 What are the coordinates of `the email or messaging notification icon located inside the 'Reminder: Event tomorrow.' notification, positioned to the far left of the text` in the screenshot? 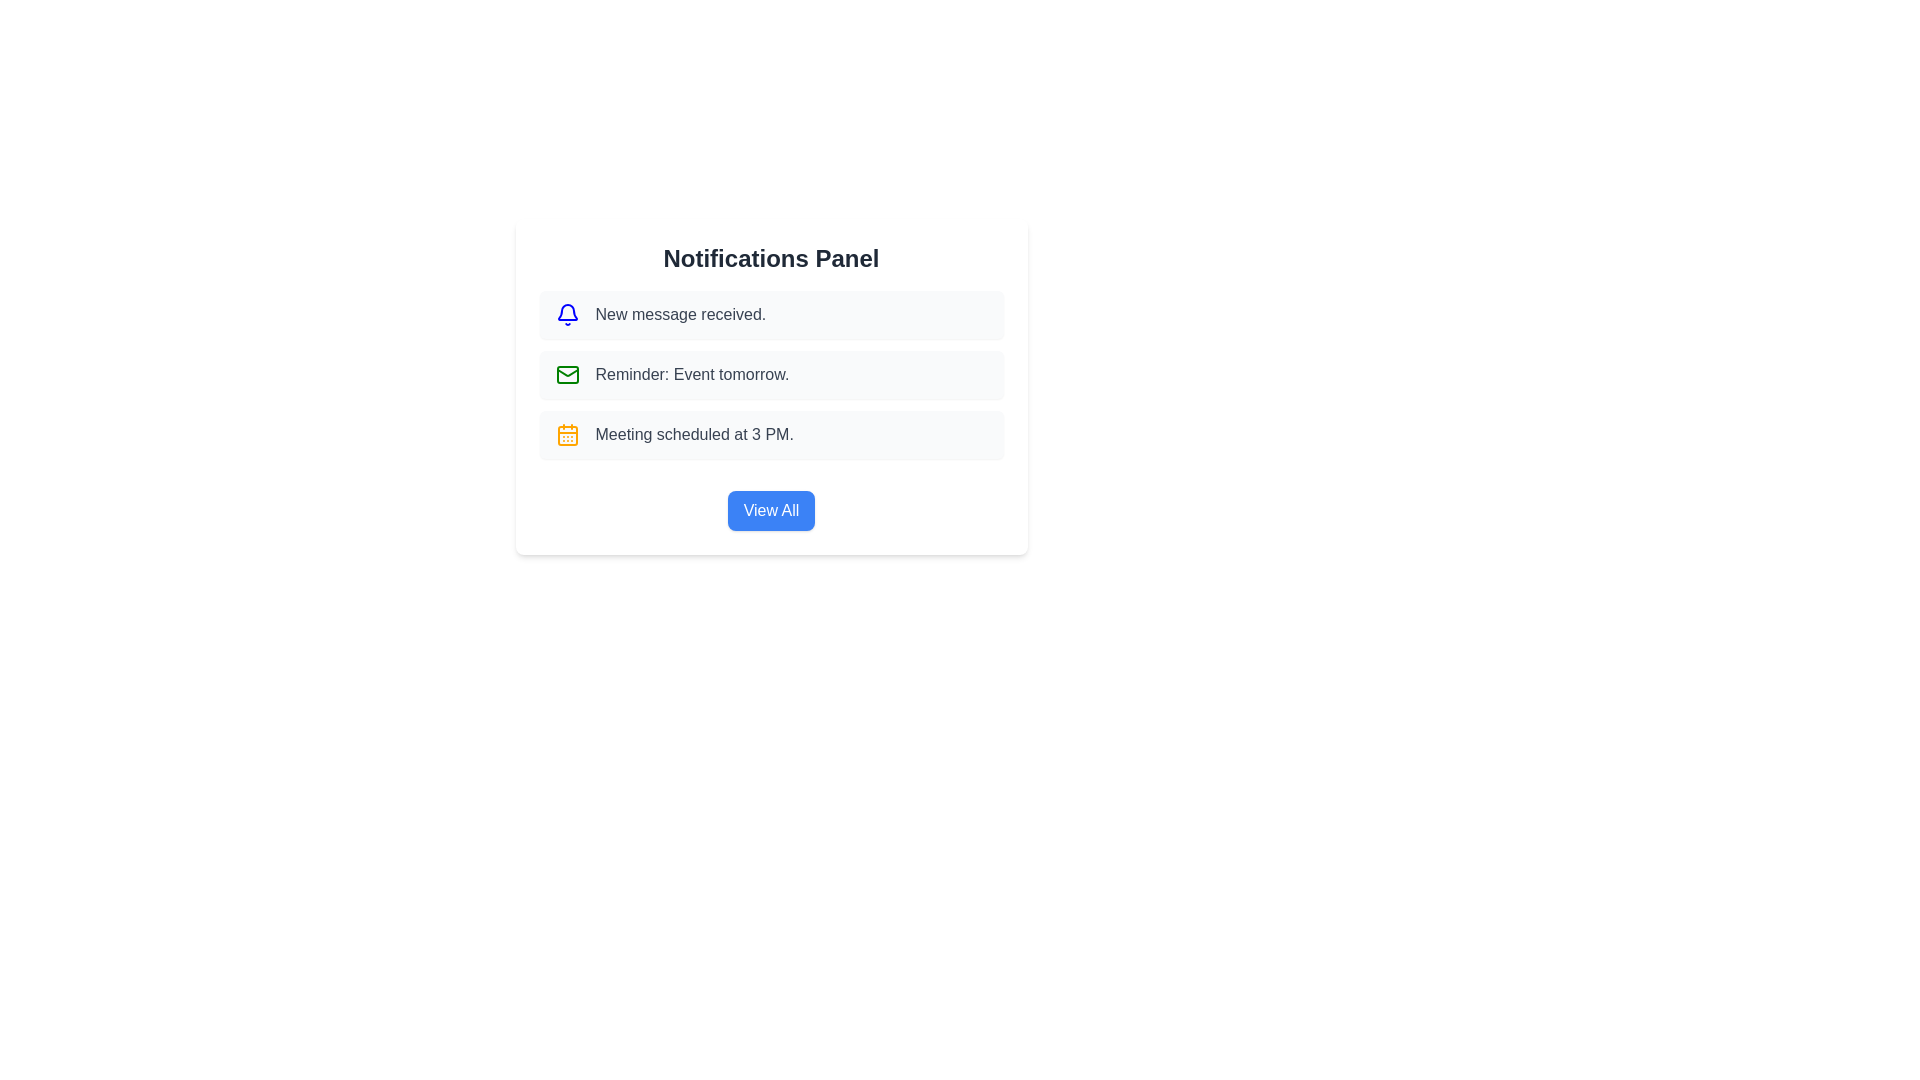 It's located at (566, 374).